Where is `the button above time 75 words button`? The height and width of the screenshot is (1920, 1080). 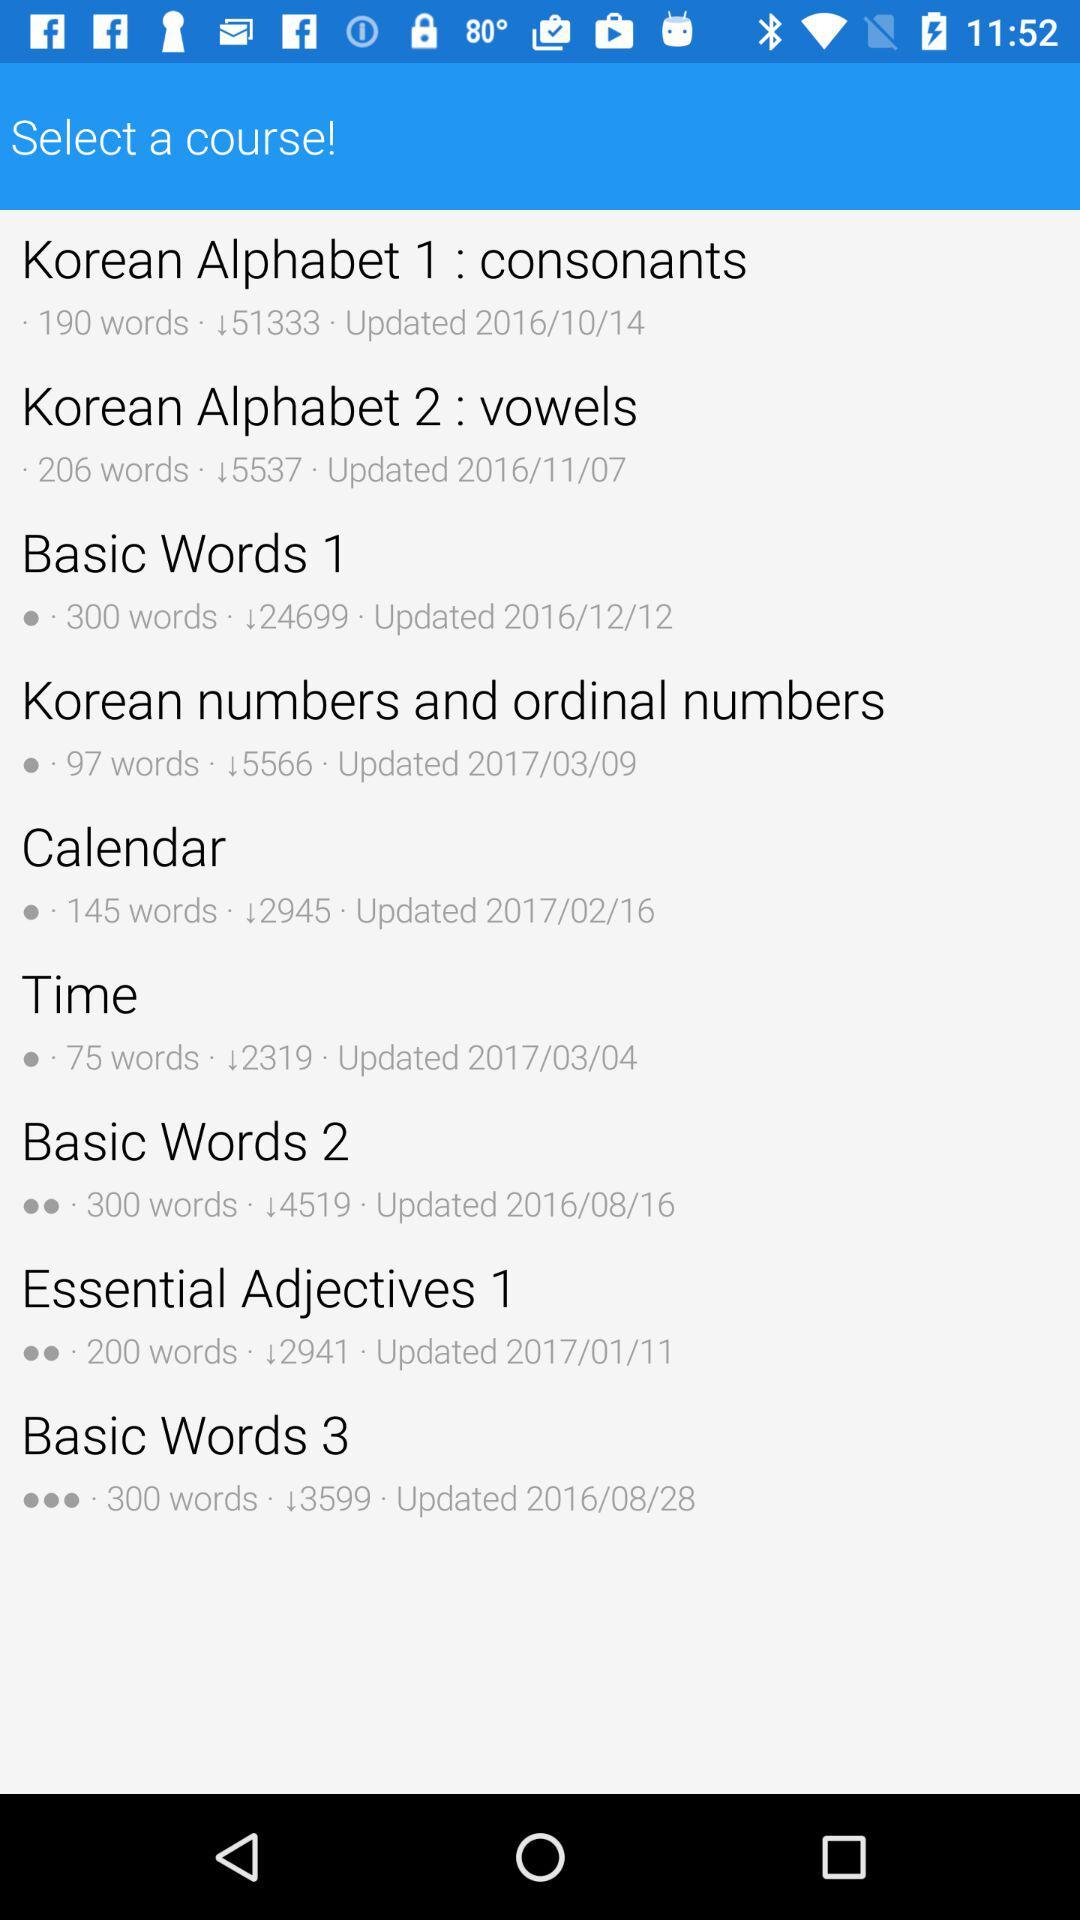 the button above time 75 words button is located at coordinates (540, 871).